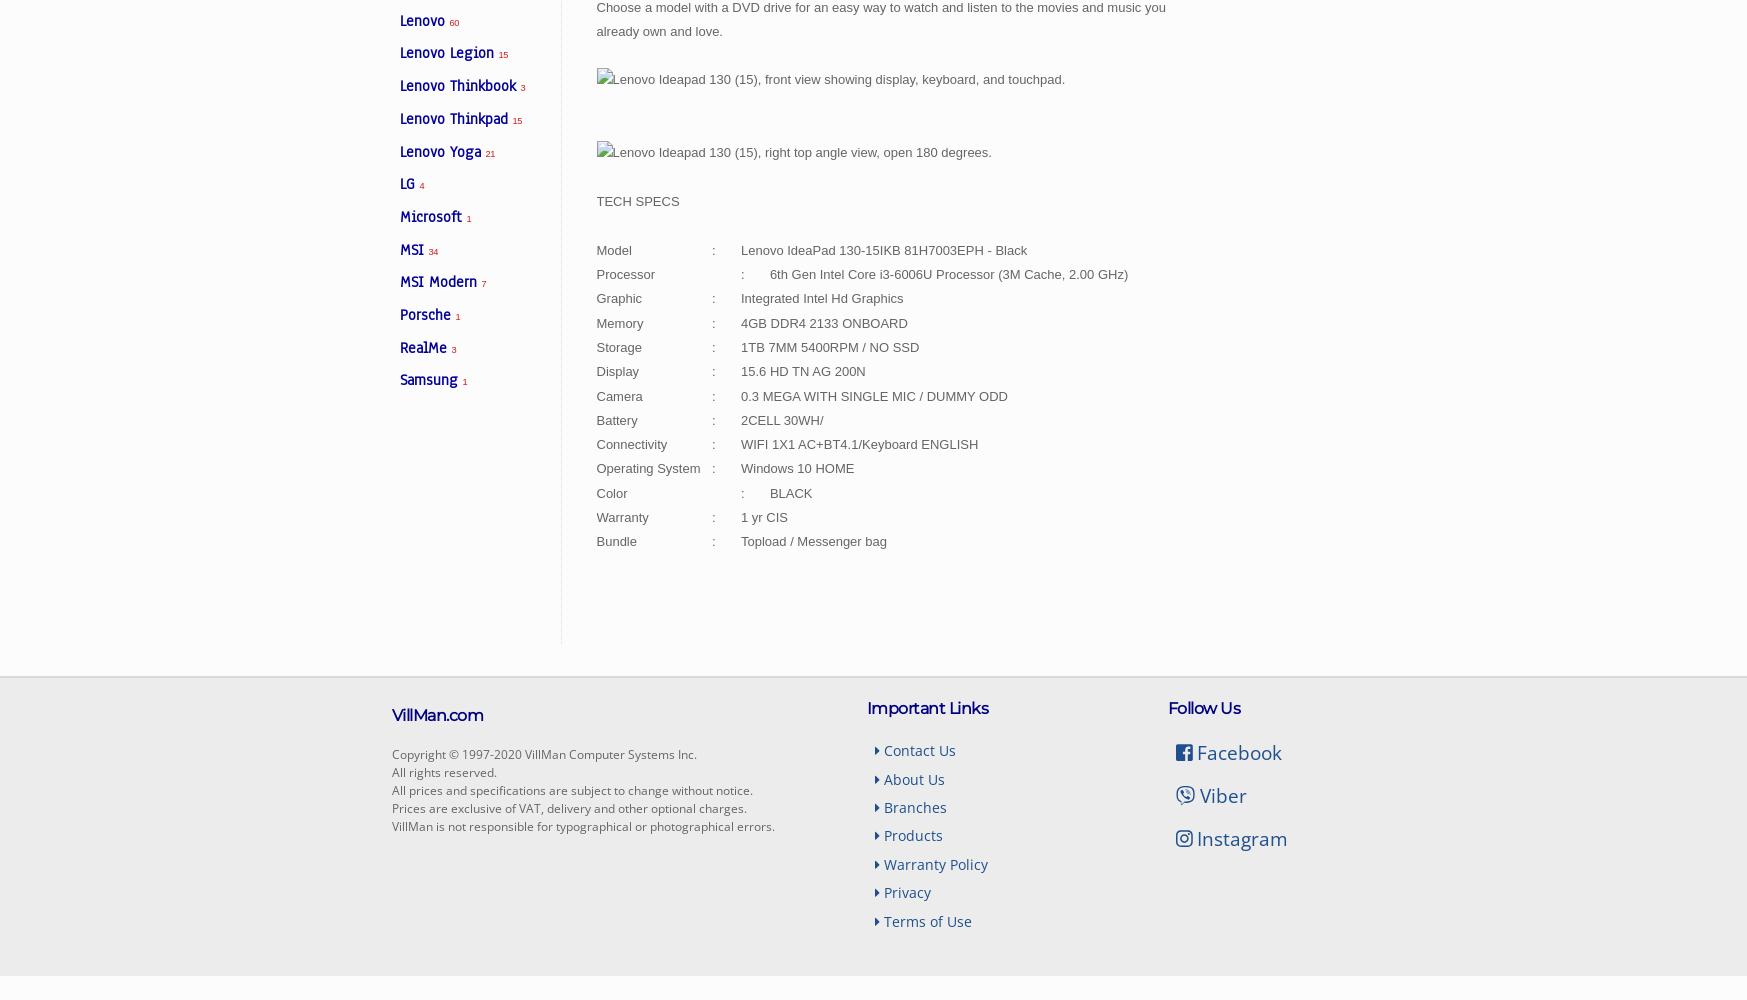 Image resolution: width=1747 pixels, height=1000 pixels. Describe the element at coordinates (631, 443) in the screenshot. I see `'Connectivity'` at that location.